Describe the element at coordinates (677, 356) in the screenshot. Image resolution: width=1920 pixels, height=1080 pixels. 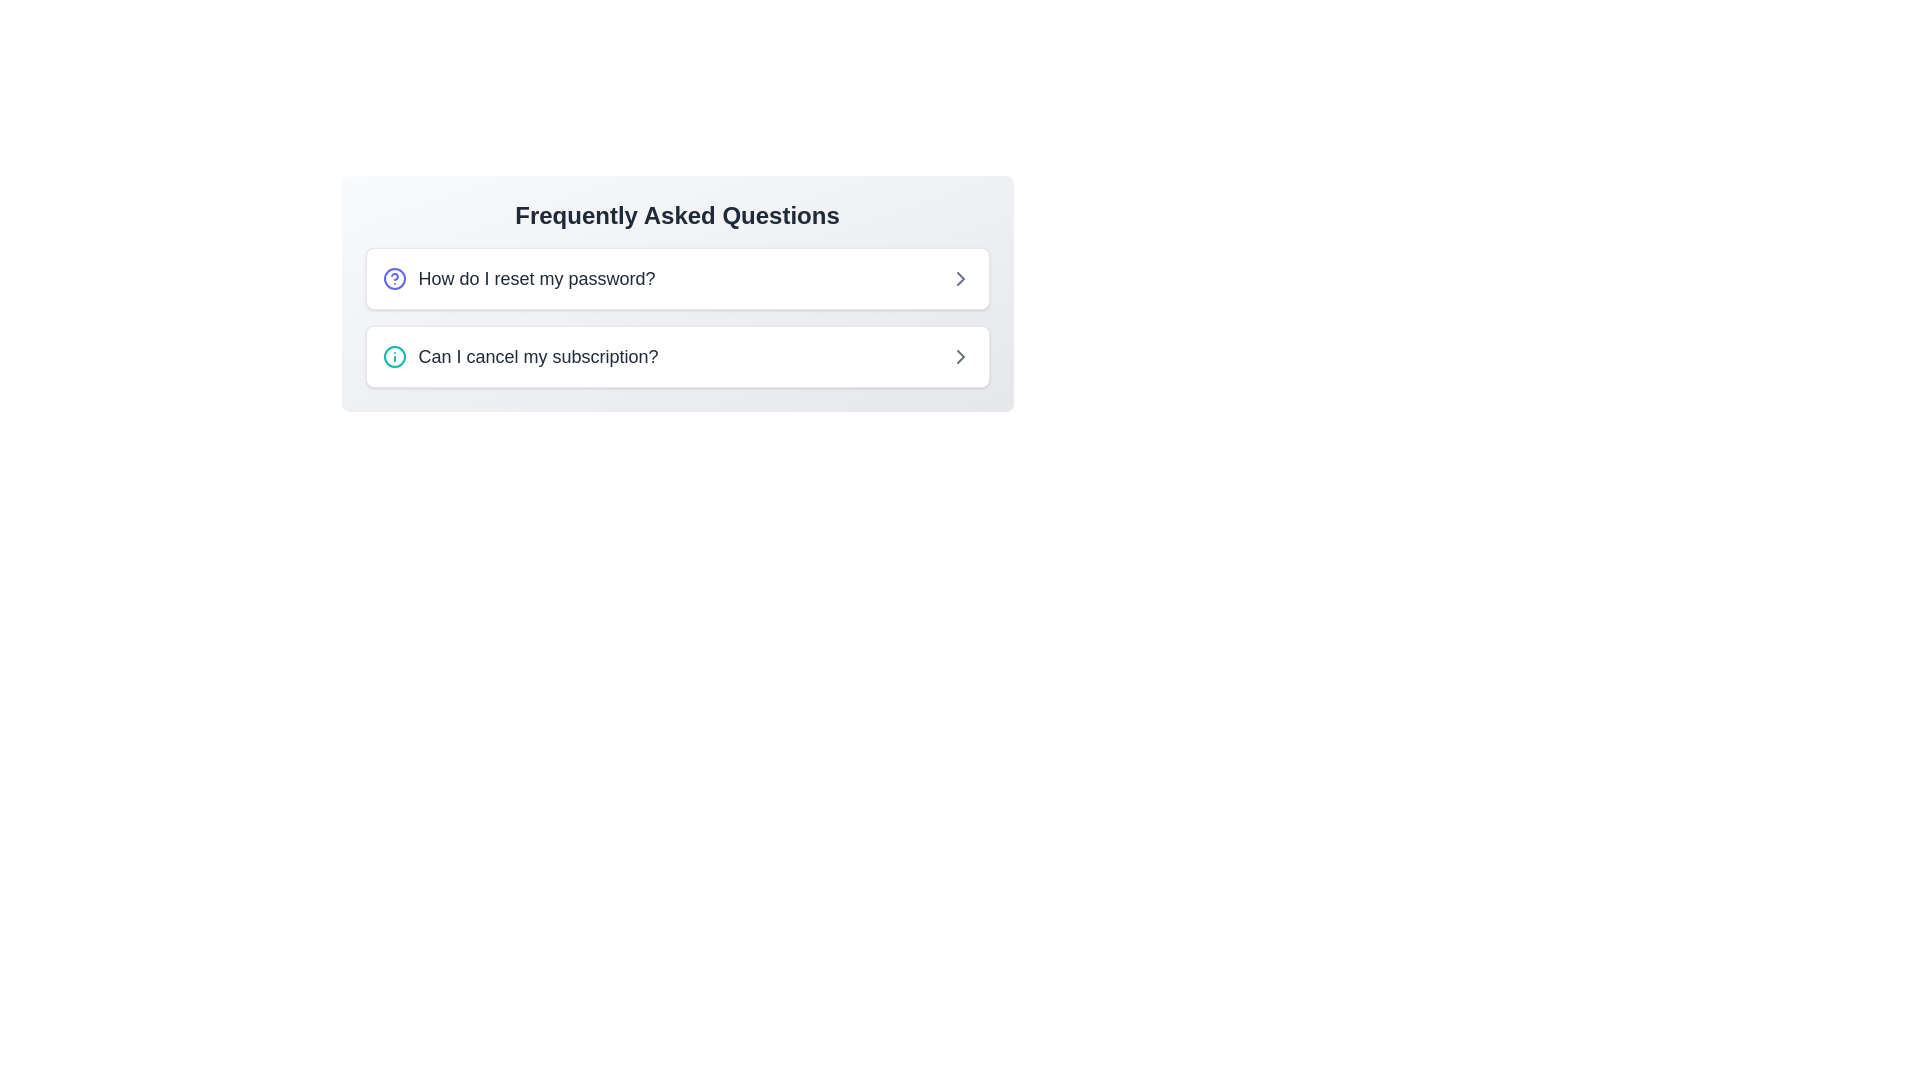
I see `the second FAQ card item titled 'How do I cancel my subscription?' for reordering within the FAQ section` at that location.